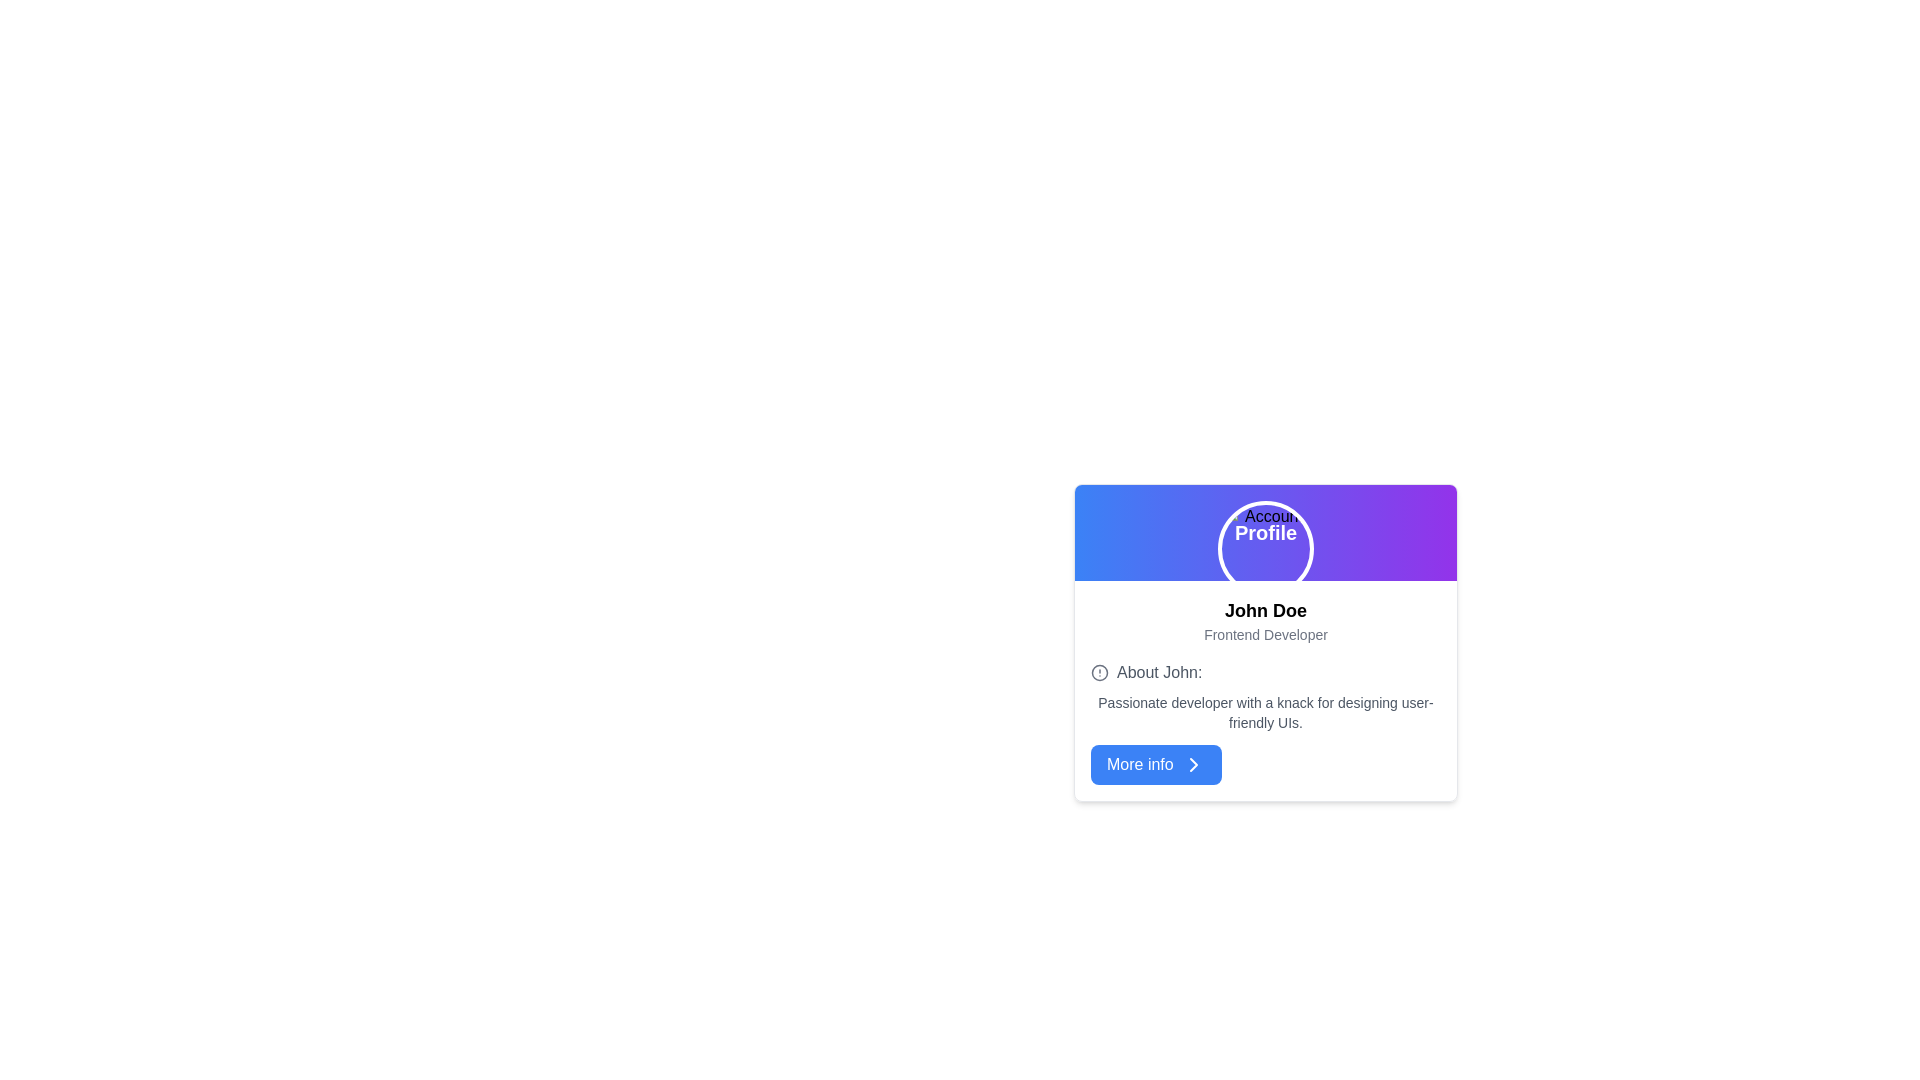  What do you see at coordinates (1156, 764) in the screenshot?
I see `the distinct blue button with white text 'More info' and a right-facing arrow icon located at the bottom right of the profile details card` at bounding box center [1156, 764].